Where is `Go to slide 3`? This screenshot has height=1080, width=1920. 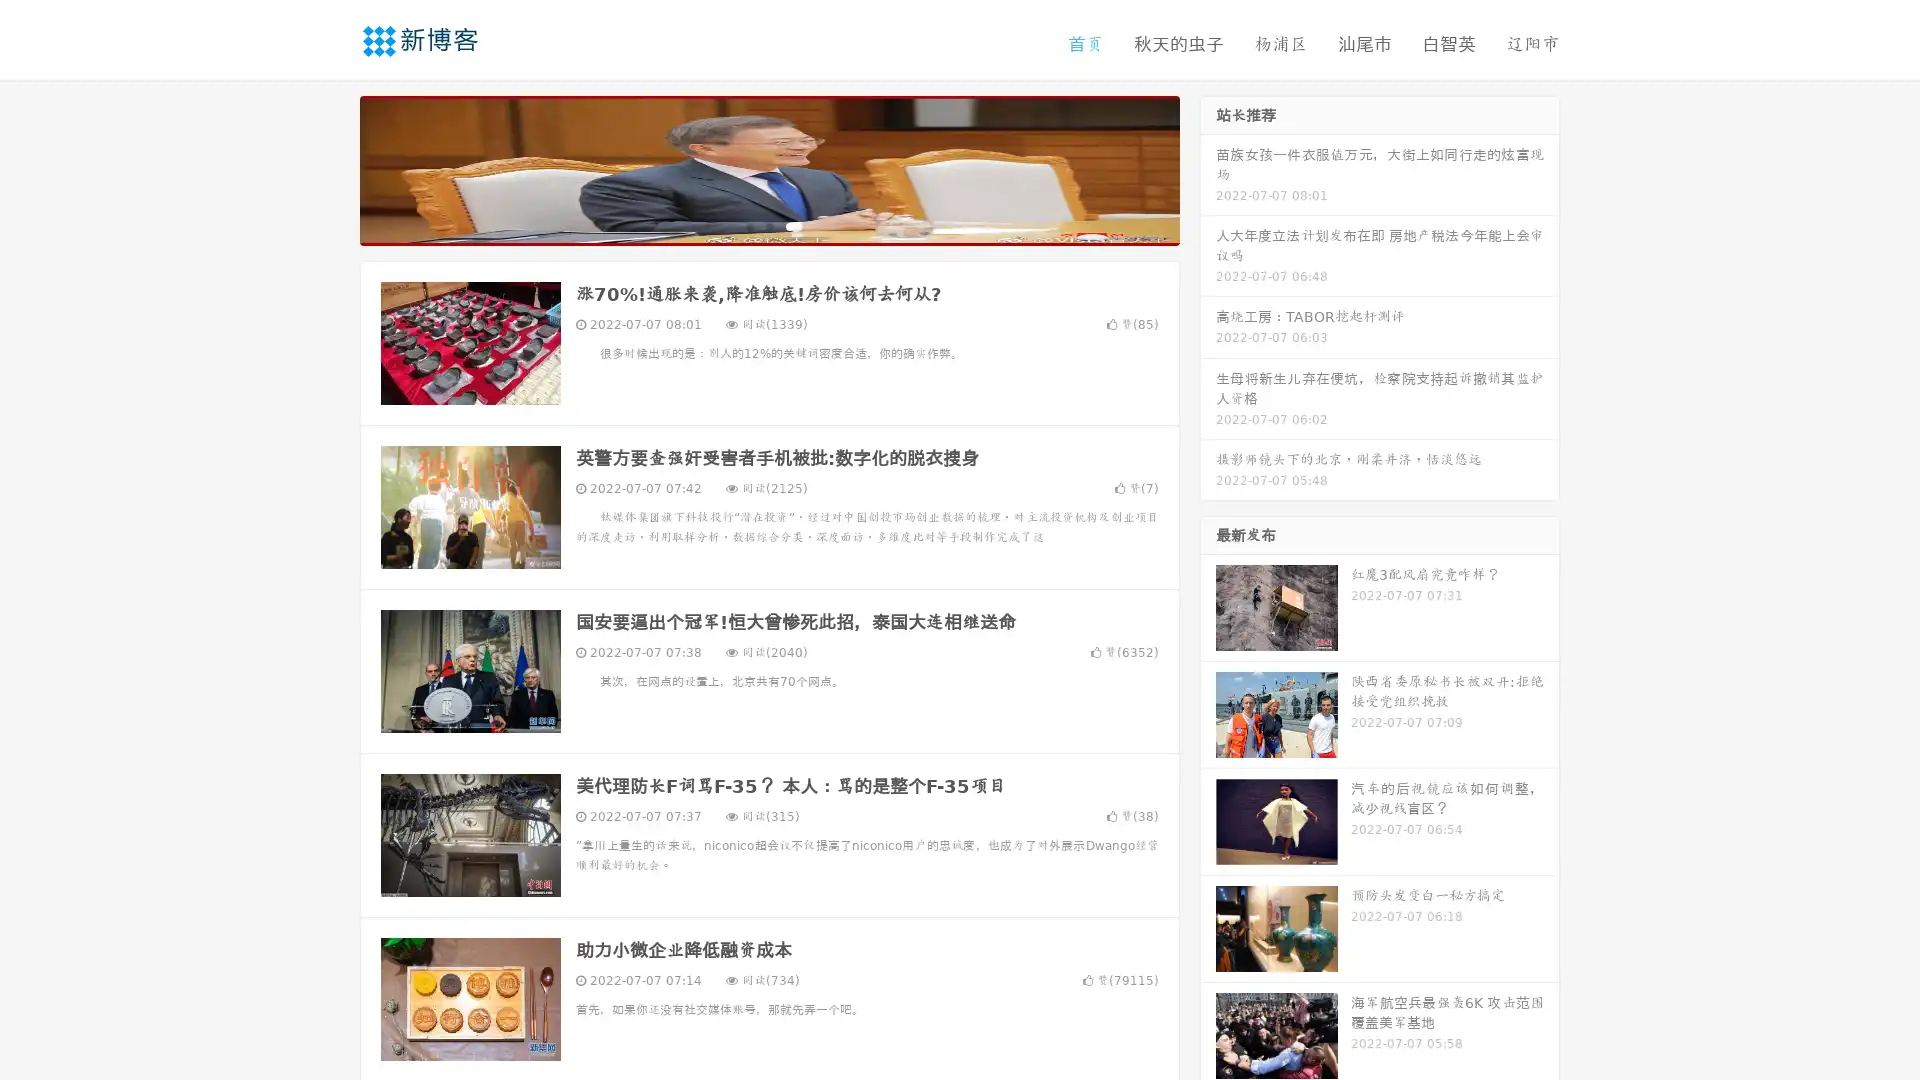
Go to slide 3 is located at coordinates (789, 225).